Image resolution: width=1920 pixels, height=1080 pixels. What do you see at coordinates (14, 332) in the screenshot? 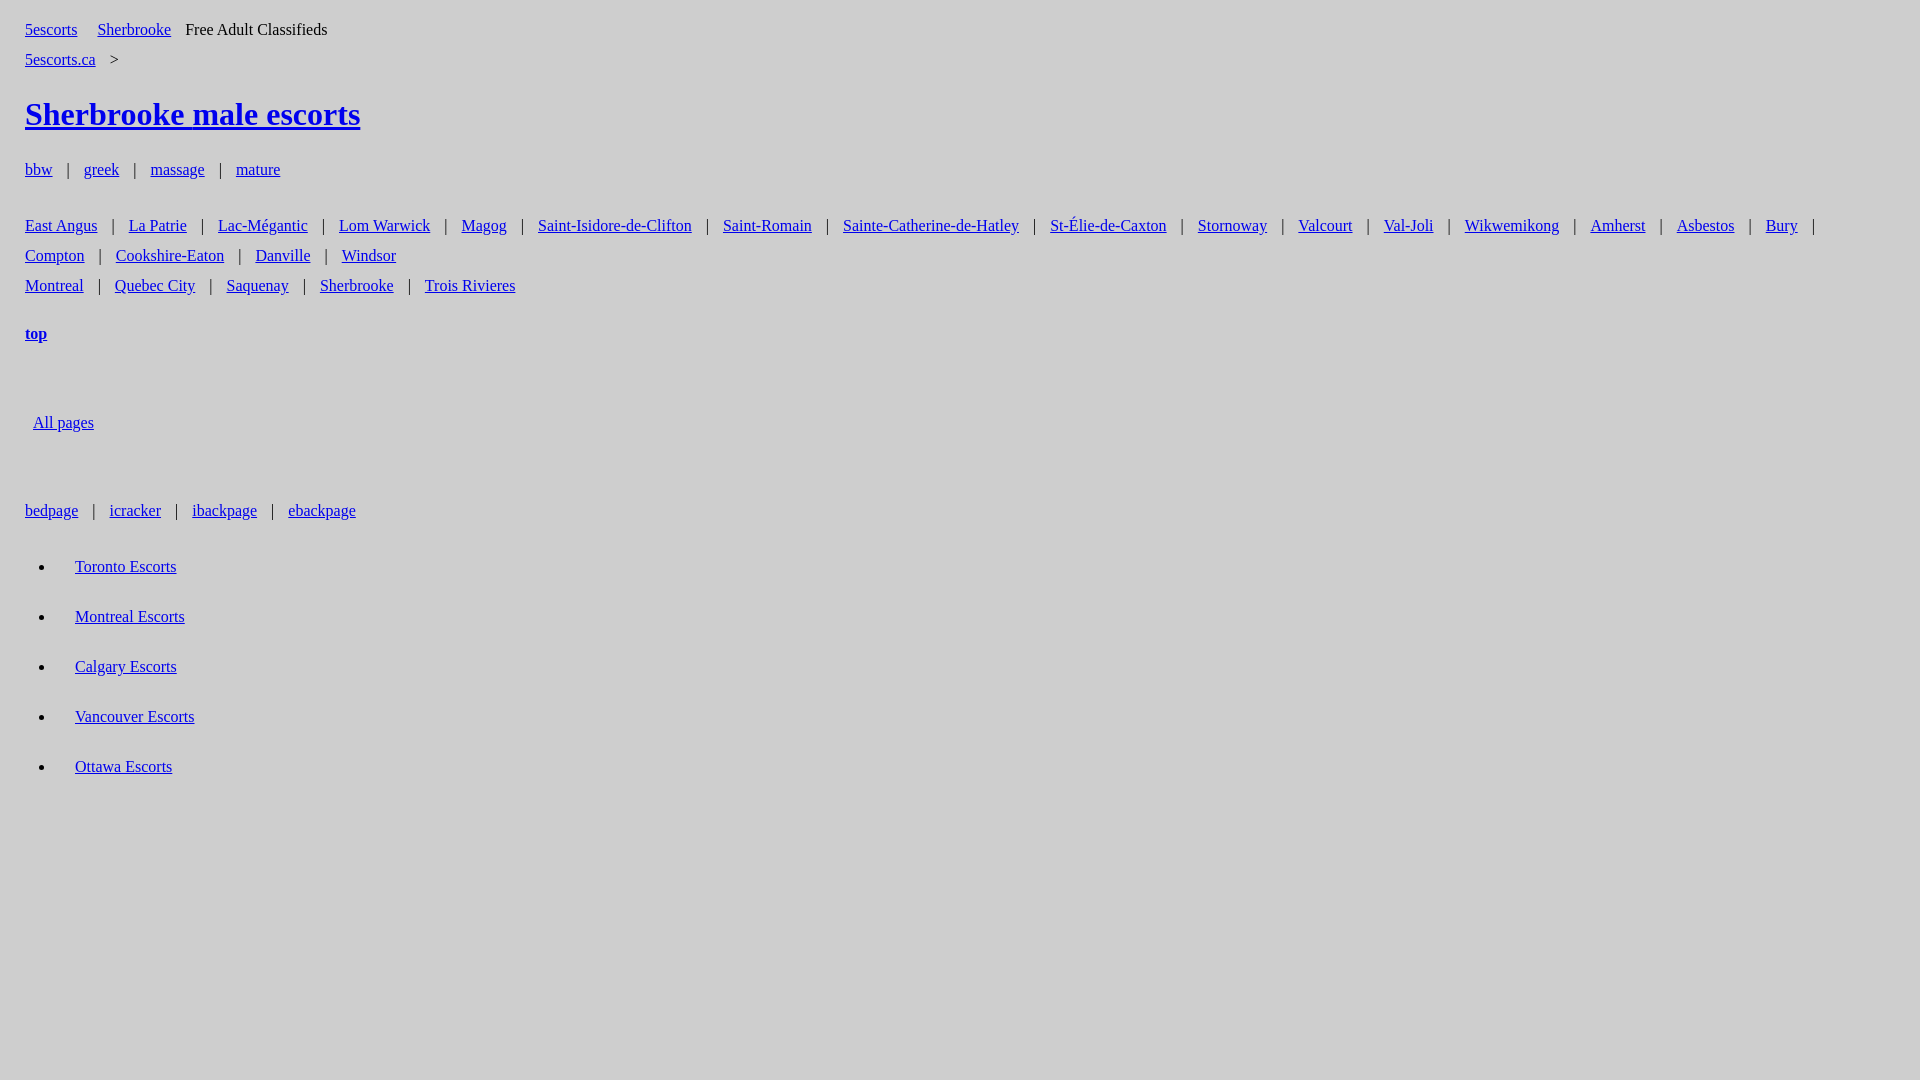
I see `'top'` at bounding box center [14, 332].